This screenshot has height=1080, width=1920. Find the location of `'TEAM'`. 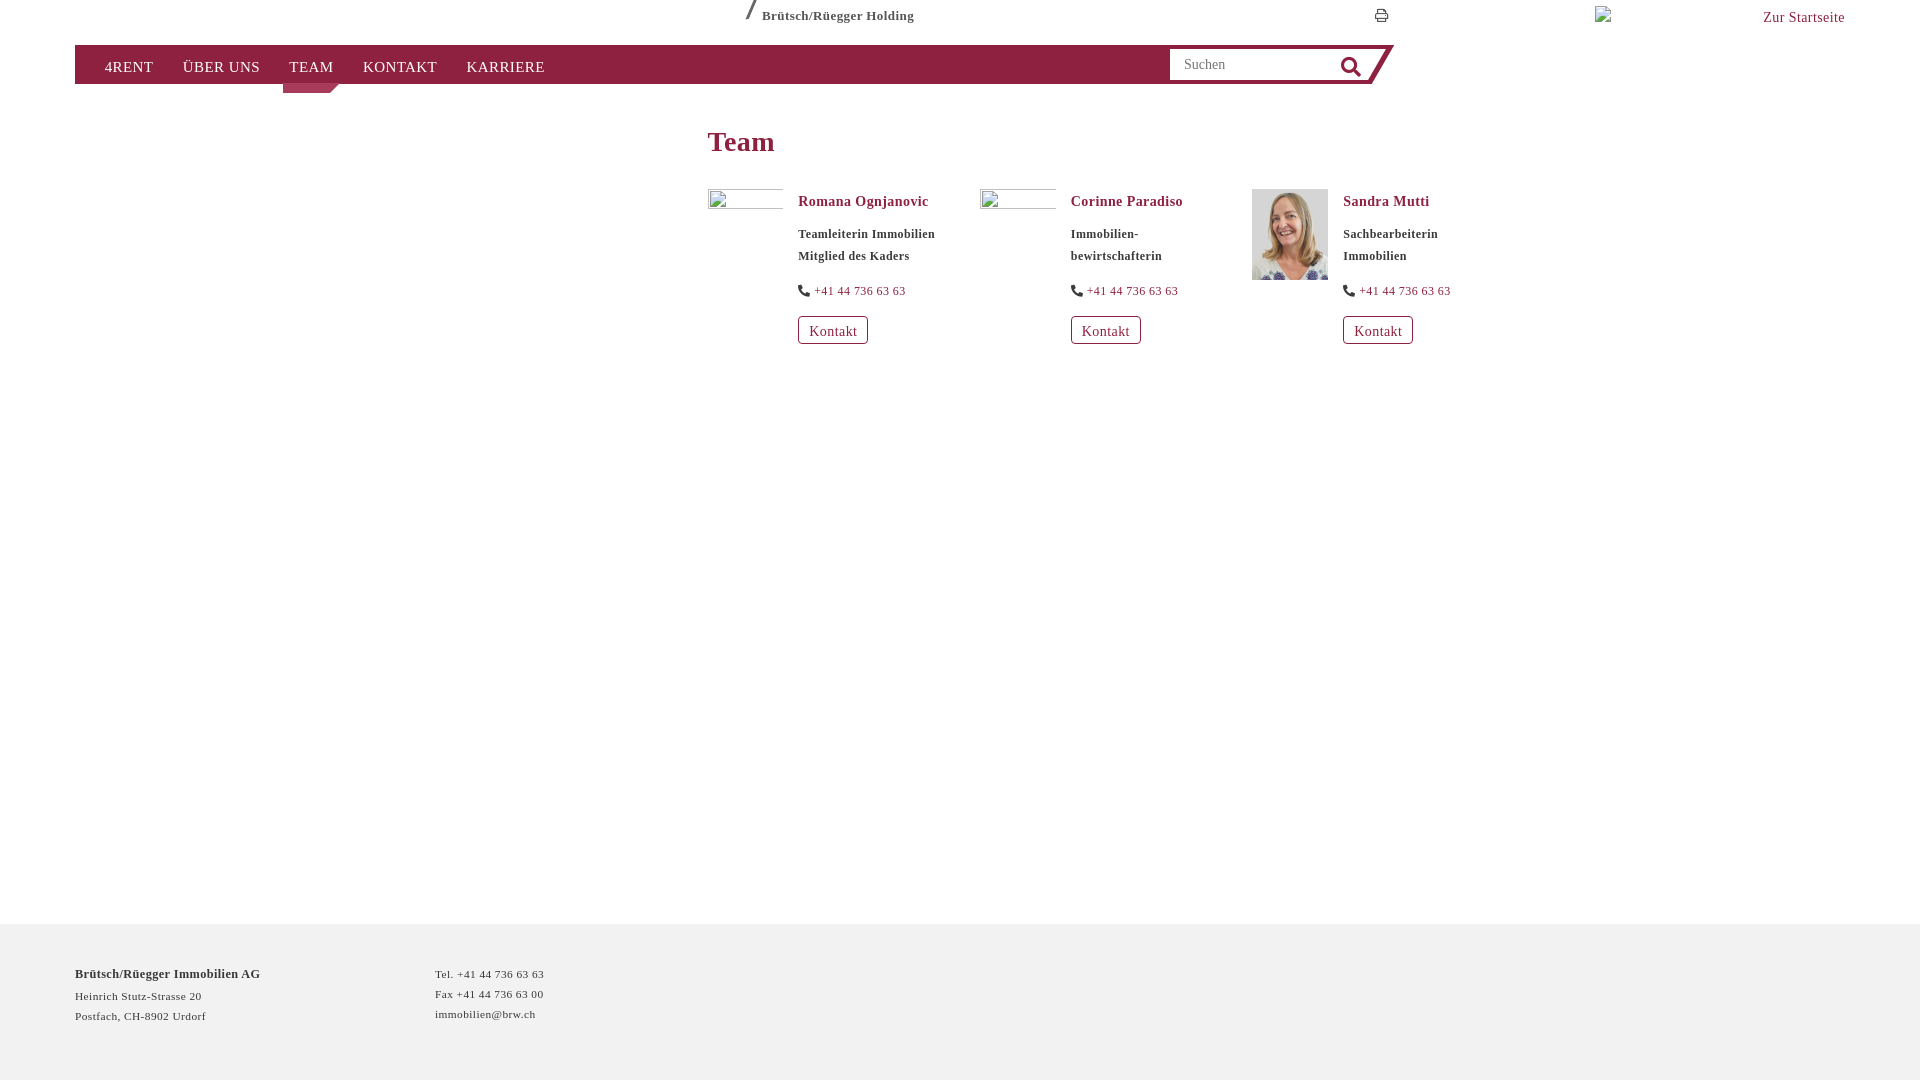

'TEAM' is located at coordinates (273, 64).